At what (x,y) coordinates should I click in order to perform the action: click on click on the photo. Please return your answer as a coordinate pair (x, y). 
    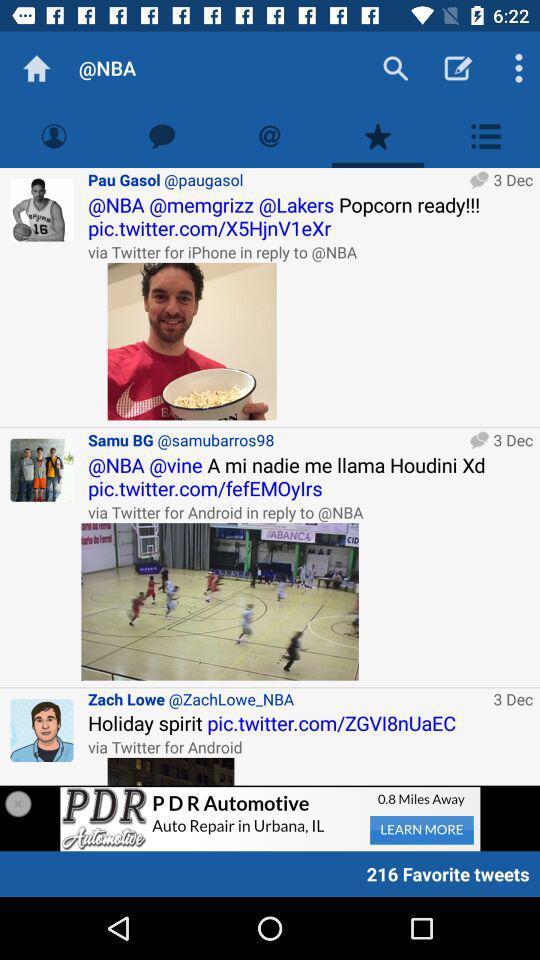
    Looking at the image, I should click on (192, 341).